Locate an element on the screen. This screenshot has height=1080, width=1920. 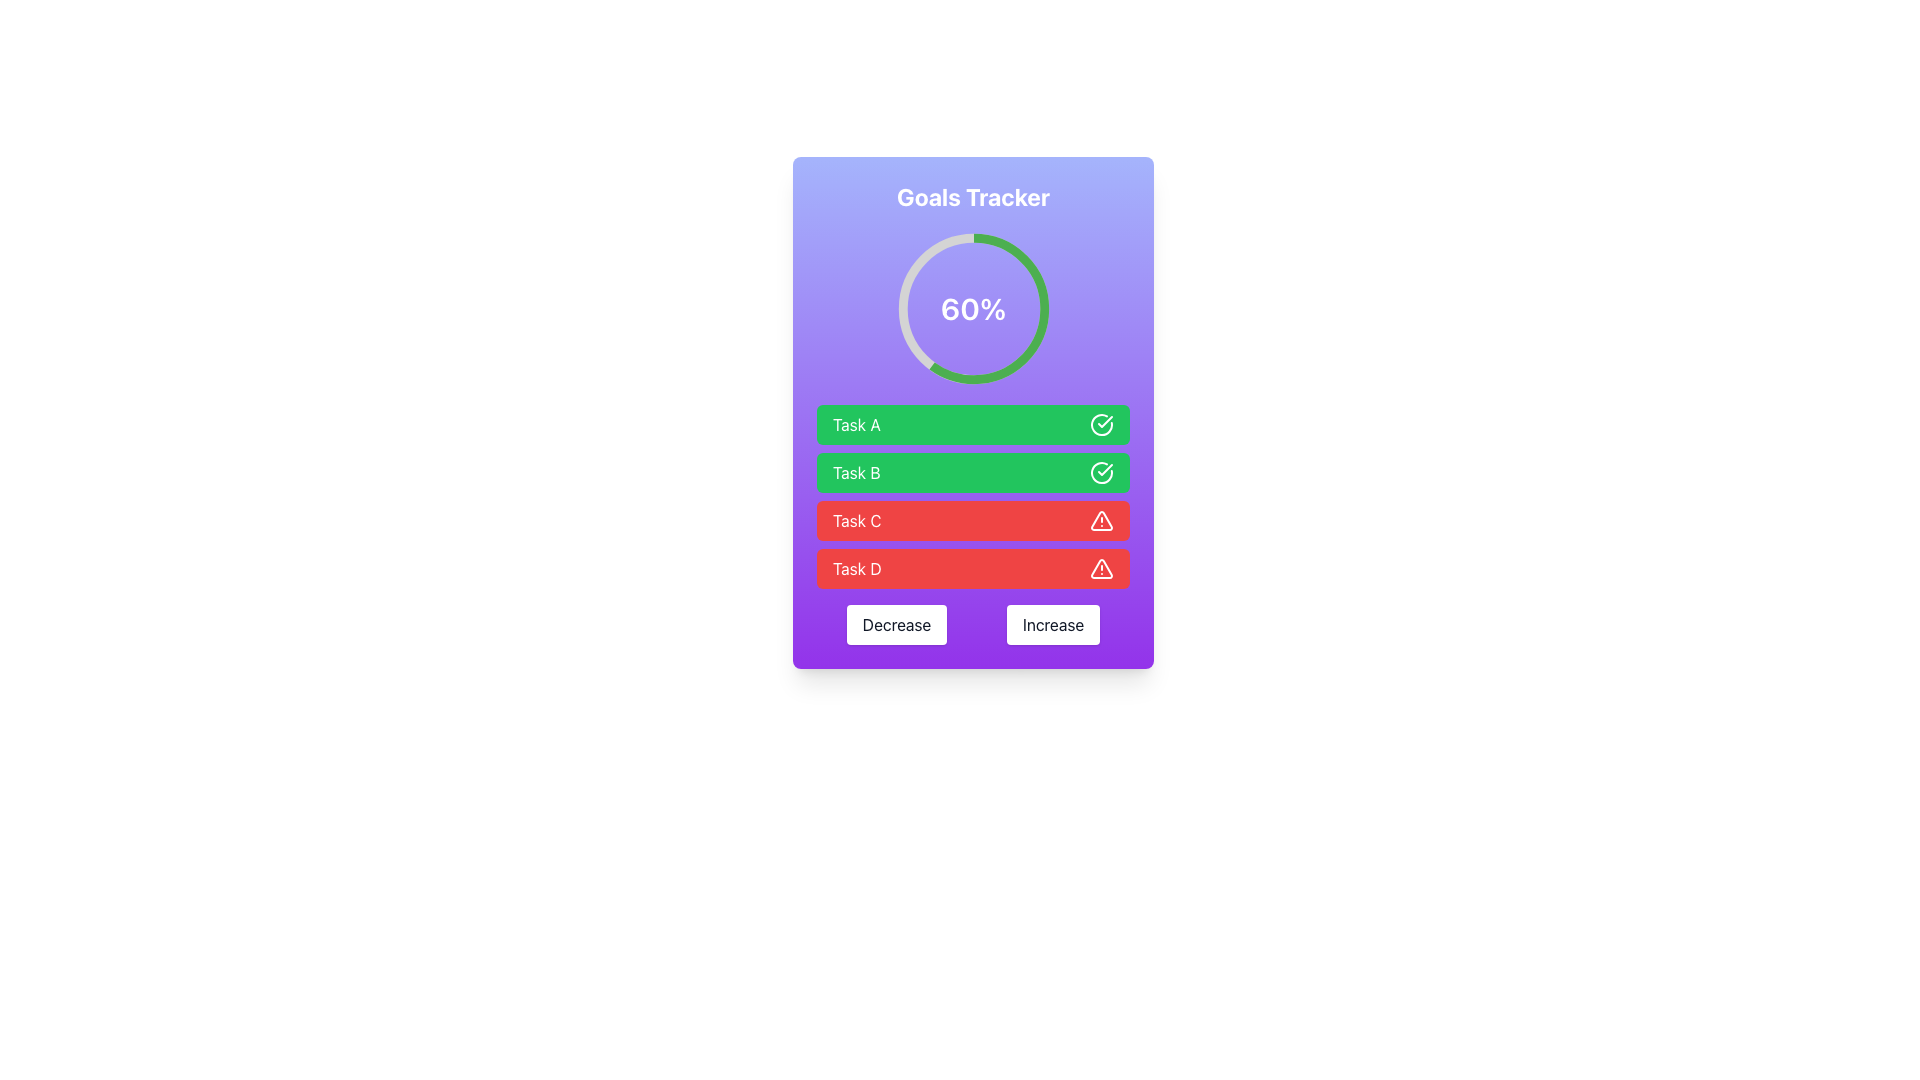
the triangular warning icon with an exclamation mark, located on the far right side of the 'Task C' row is located at coordinates (1101, 519).